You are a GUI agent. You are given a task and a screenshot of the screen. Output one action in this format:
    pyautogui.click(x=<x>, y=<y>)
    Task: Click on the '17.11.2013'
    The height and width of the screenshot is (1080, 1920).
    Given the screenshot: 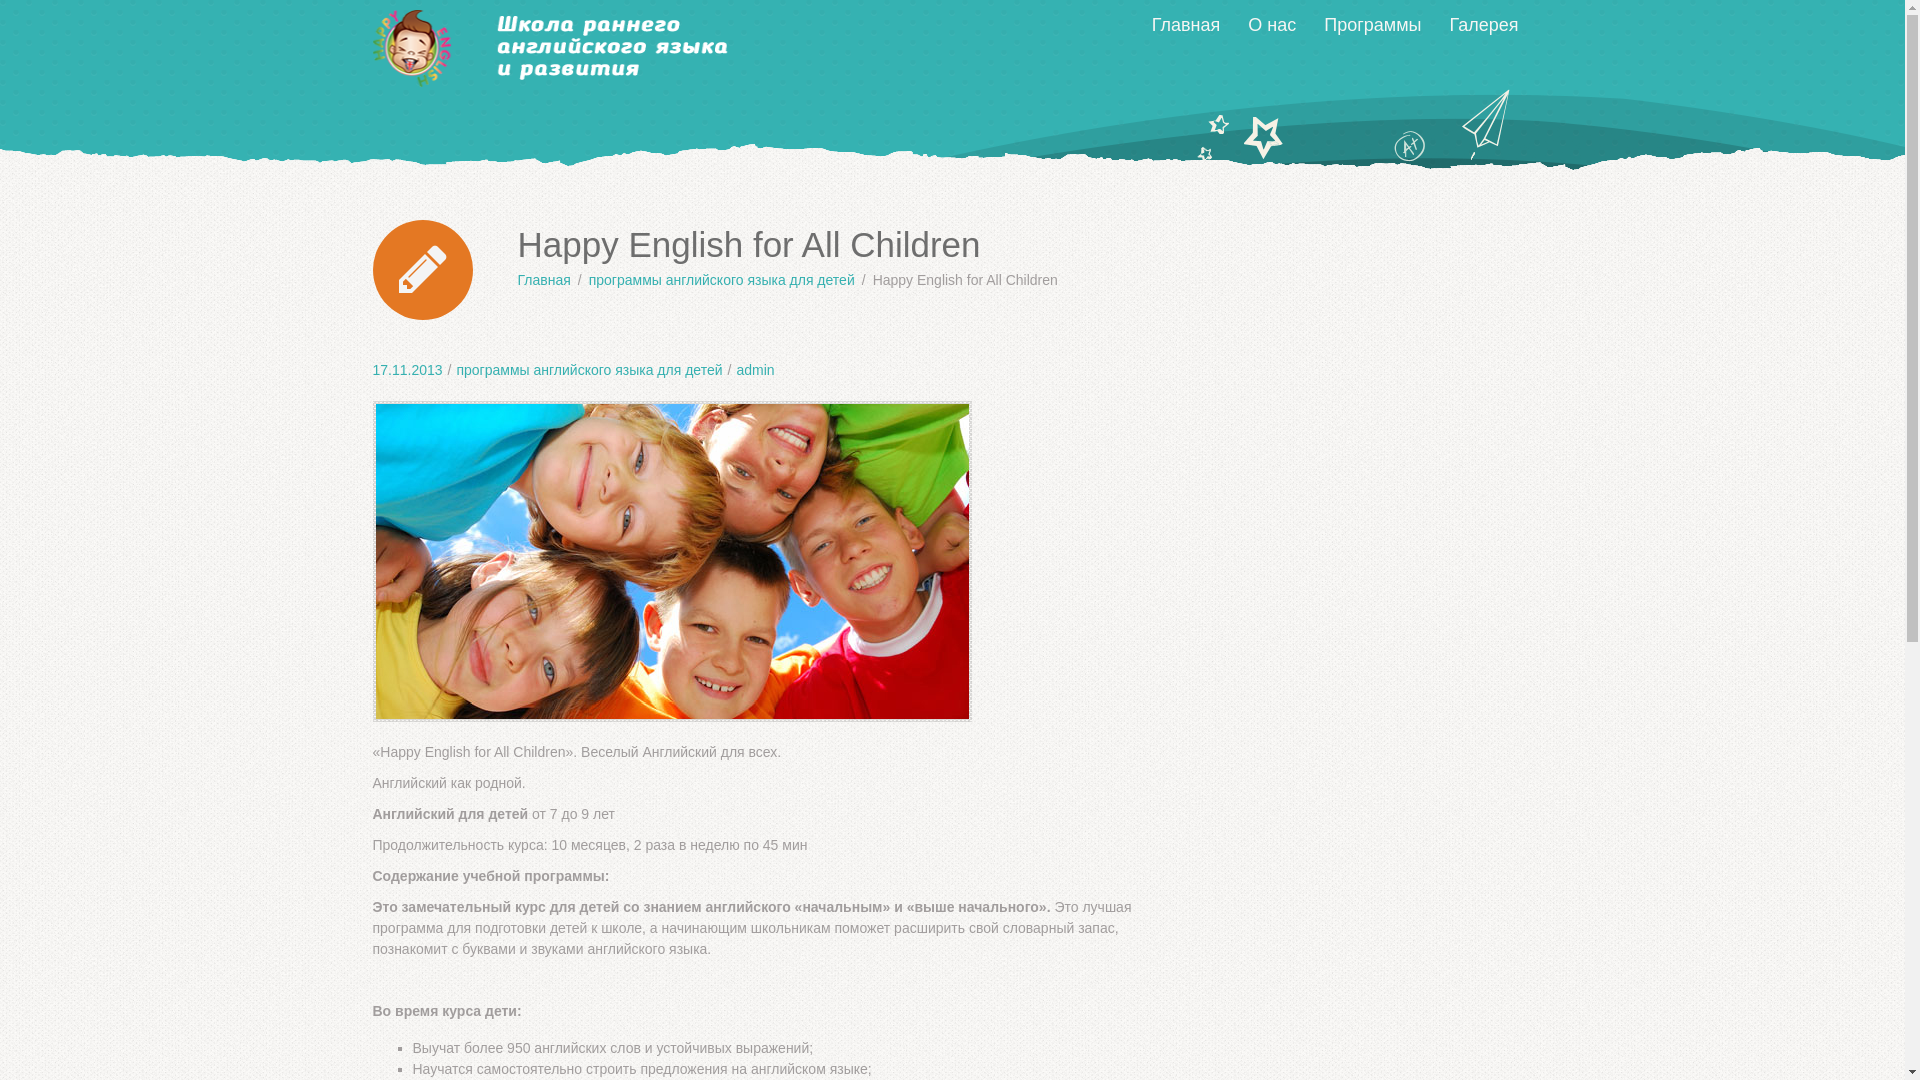 What is the action you would take?
    pyautogui.click(x=372, y=370)
    